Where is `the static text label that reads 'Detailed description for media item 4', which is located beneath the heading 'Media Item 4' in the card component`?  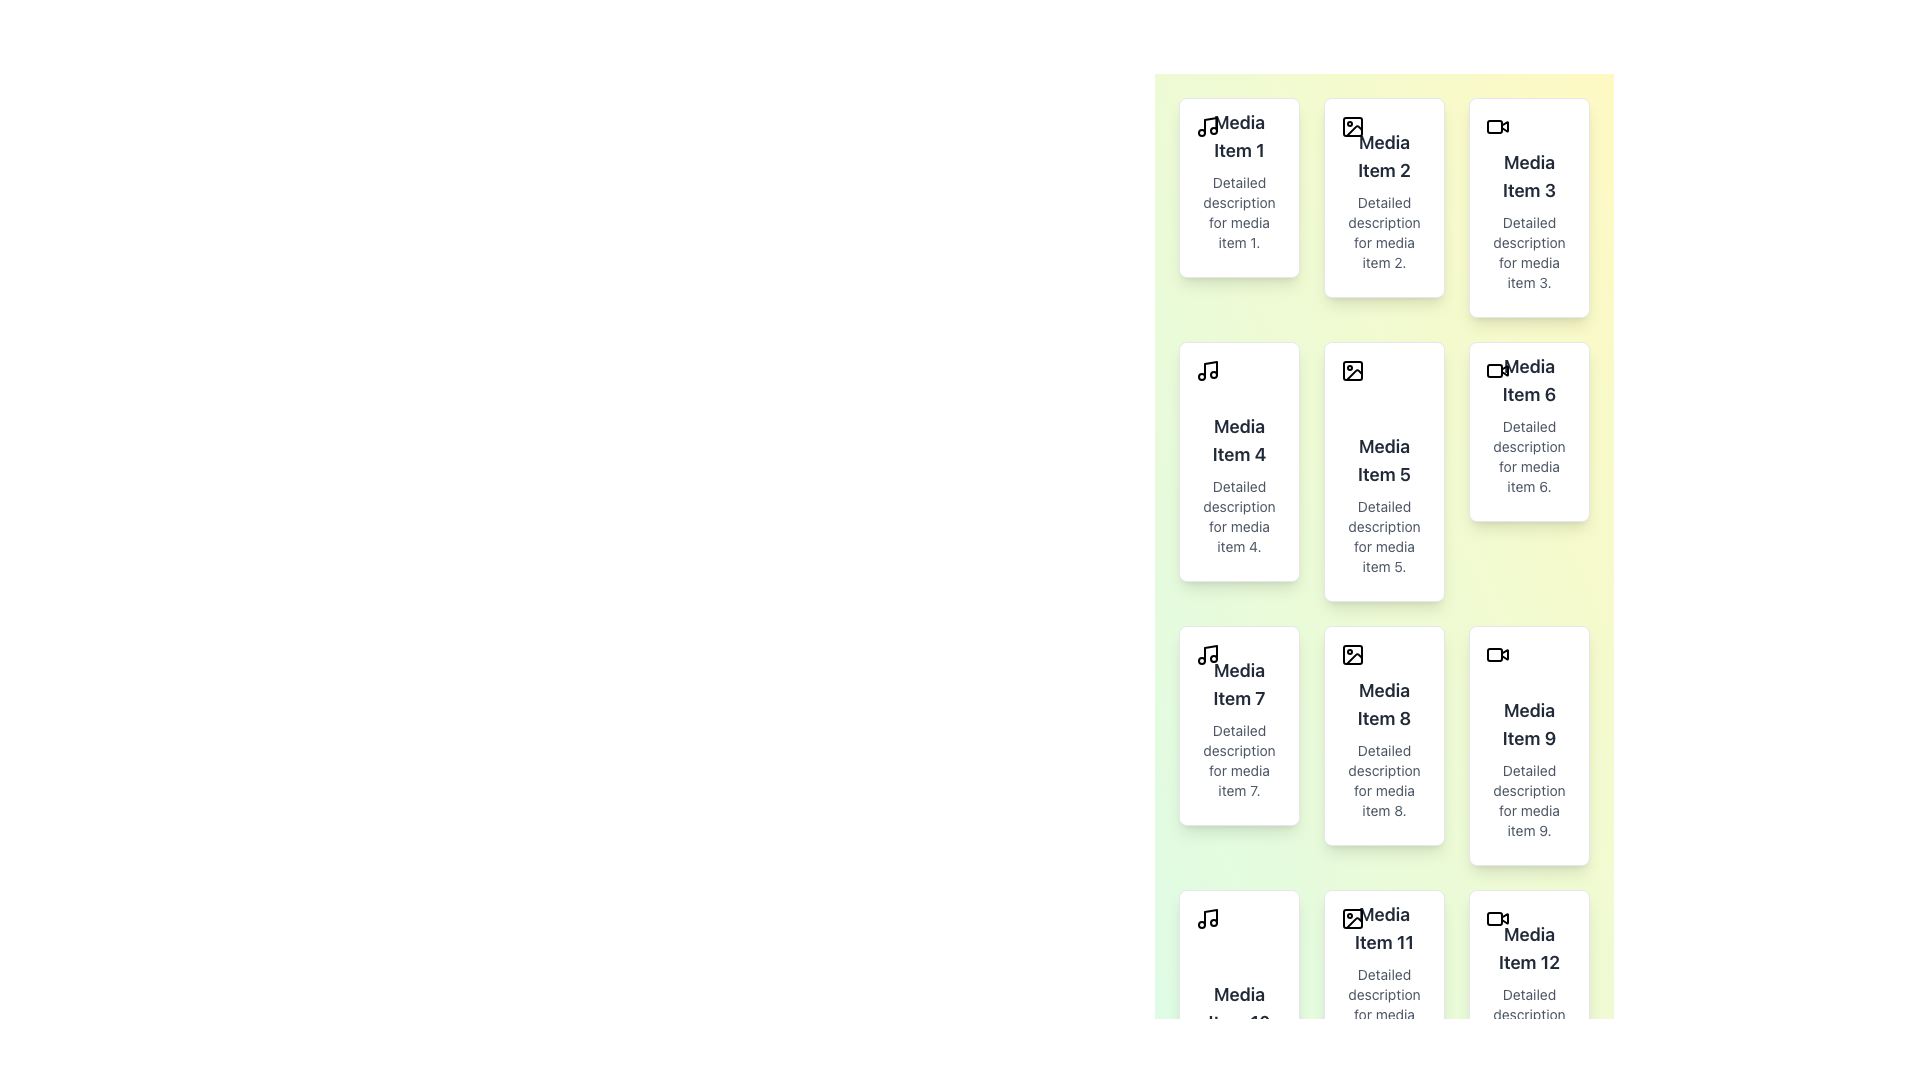
the static text label that reads 'Detailed description for media item 4', which is located beneath the heading 'Media Item 4' in the card component is located at coordinates (1238, 515).